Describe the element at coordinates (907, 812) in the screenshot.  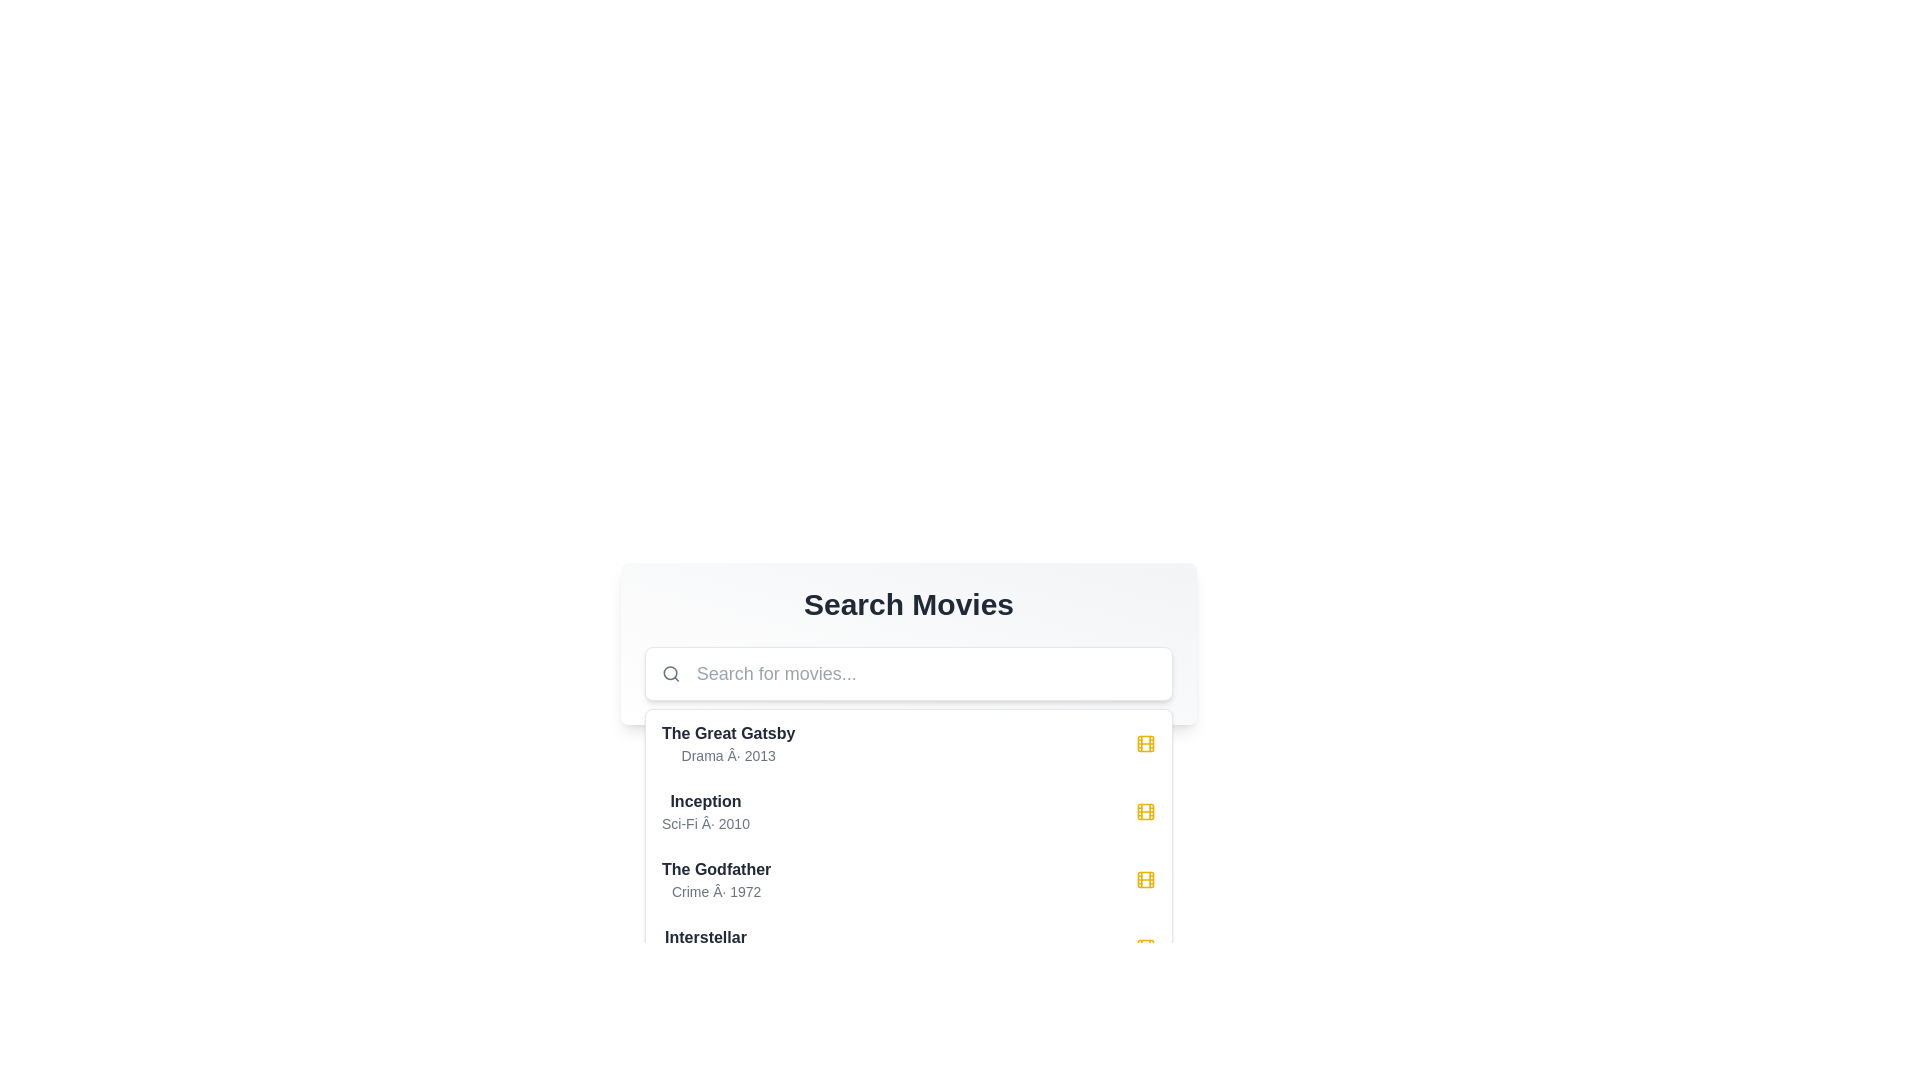
I see `the selectable movie item in the dropdown list that displays the movie's title, genre, and release year, located between 'The Great Gatsby' and 'The Godfather'` at that location.